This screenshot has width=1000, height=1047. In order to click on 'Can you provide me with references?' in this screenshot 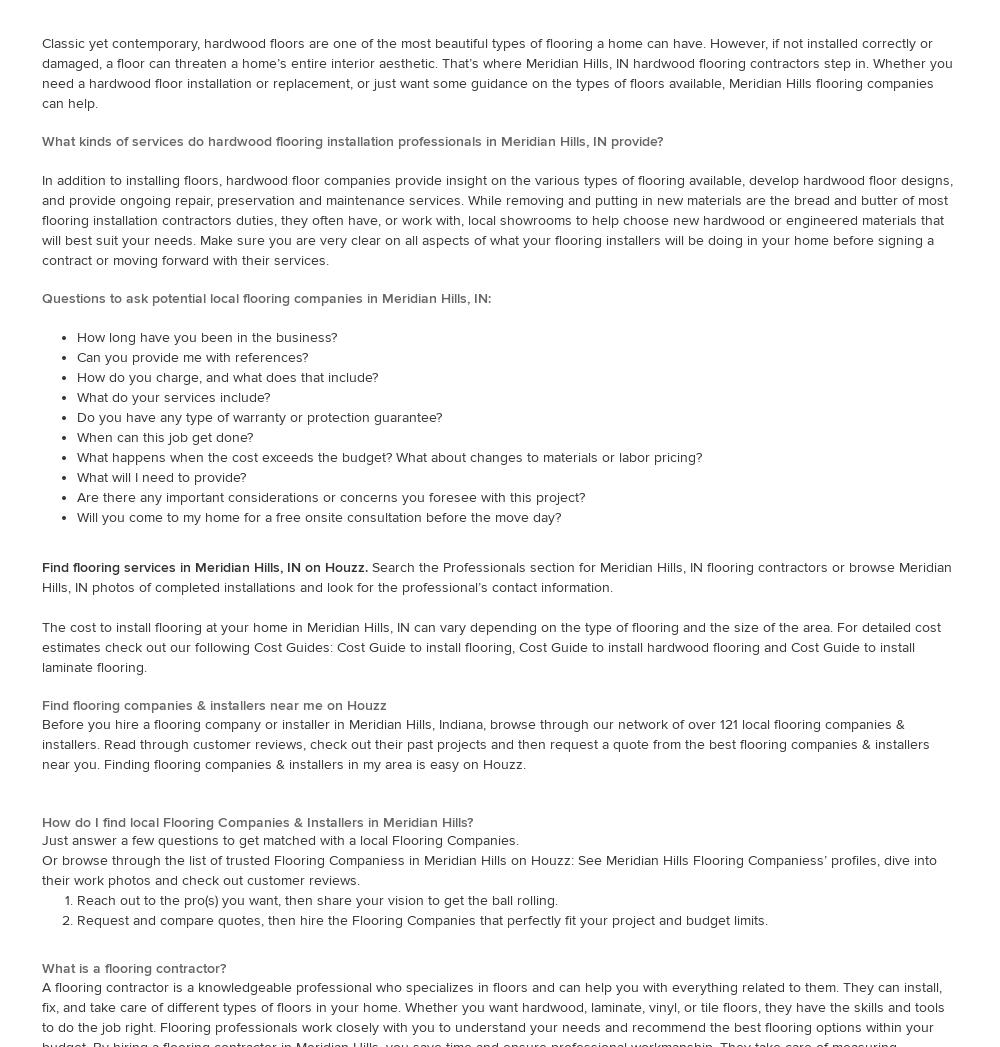, I will do `click(191, 356)`.